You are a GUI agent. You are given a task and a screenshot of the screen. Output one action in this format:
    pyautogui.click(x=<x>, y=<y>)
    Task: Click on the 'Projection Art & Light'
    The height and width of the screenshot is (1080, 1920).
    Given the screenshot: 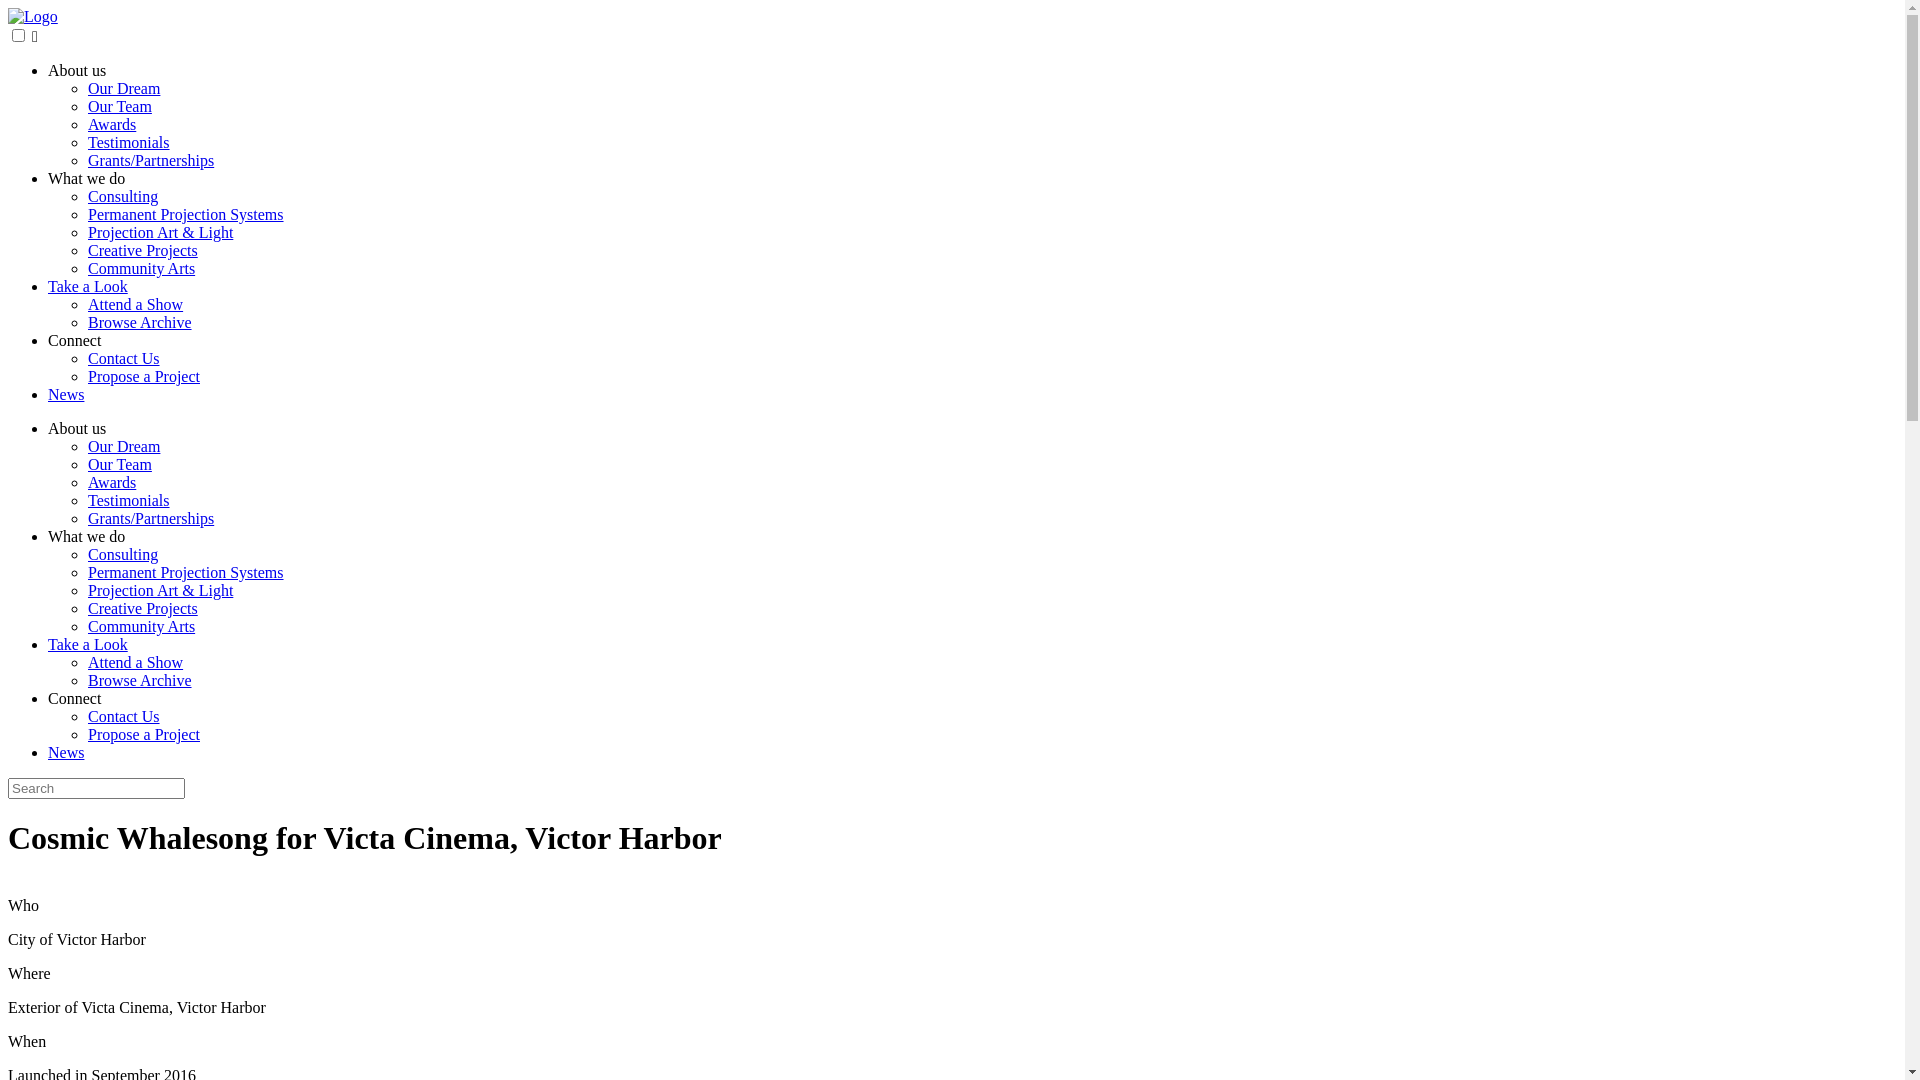 What is the action you would take?
    pyautogui.click(x=160, y=589)
    